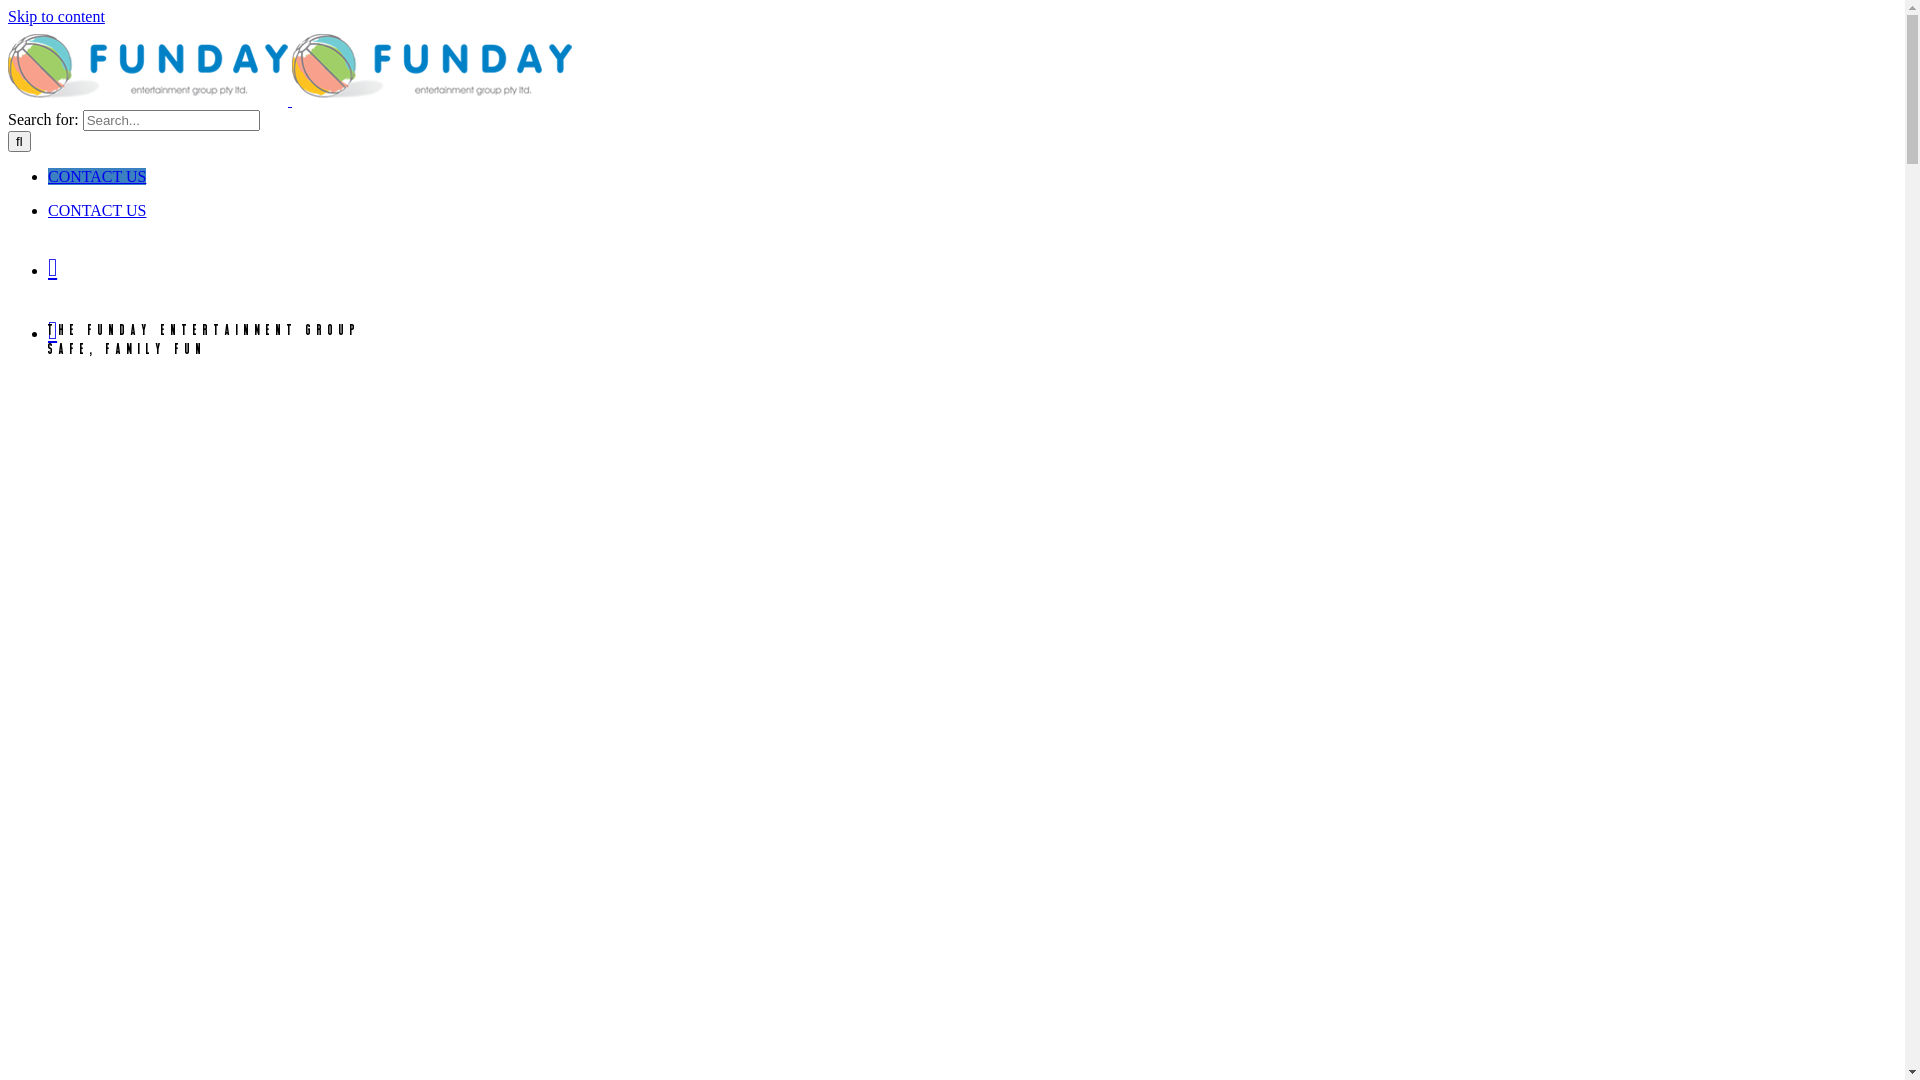  What do you see at coordinates (95, 210) in the screenshot?
I see `'CONTACT US'` at bounding box center [95, 210].